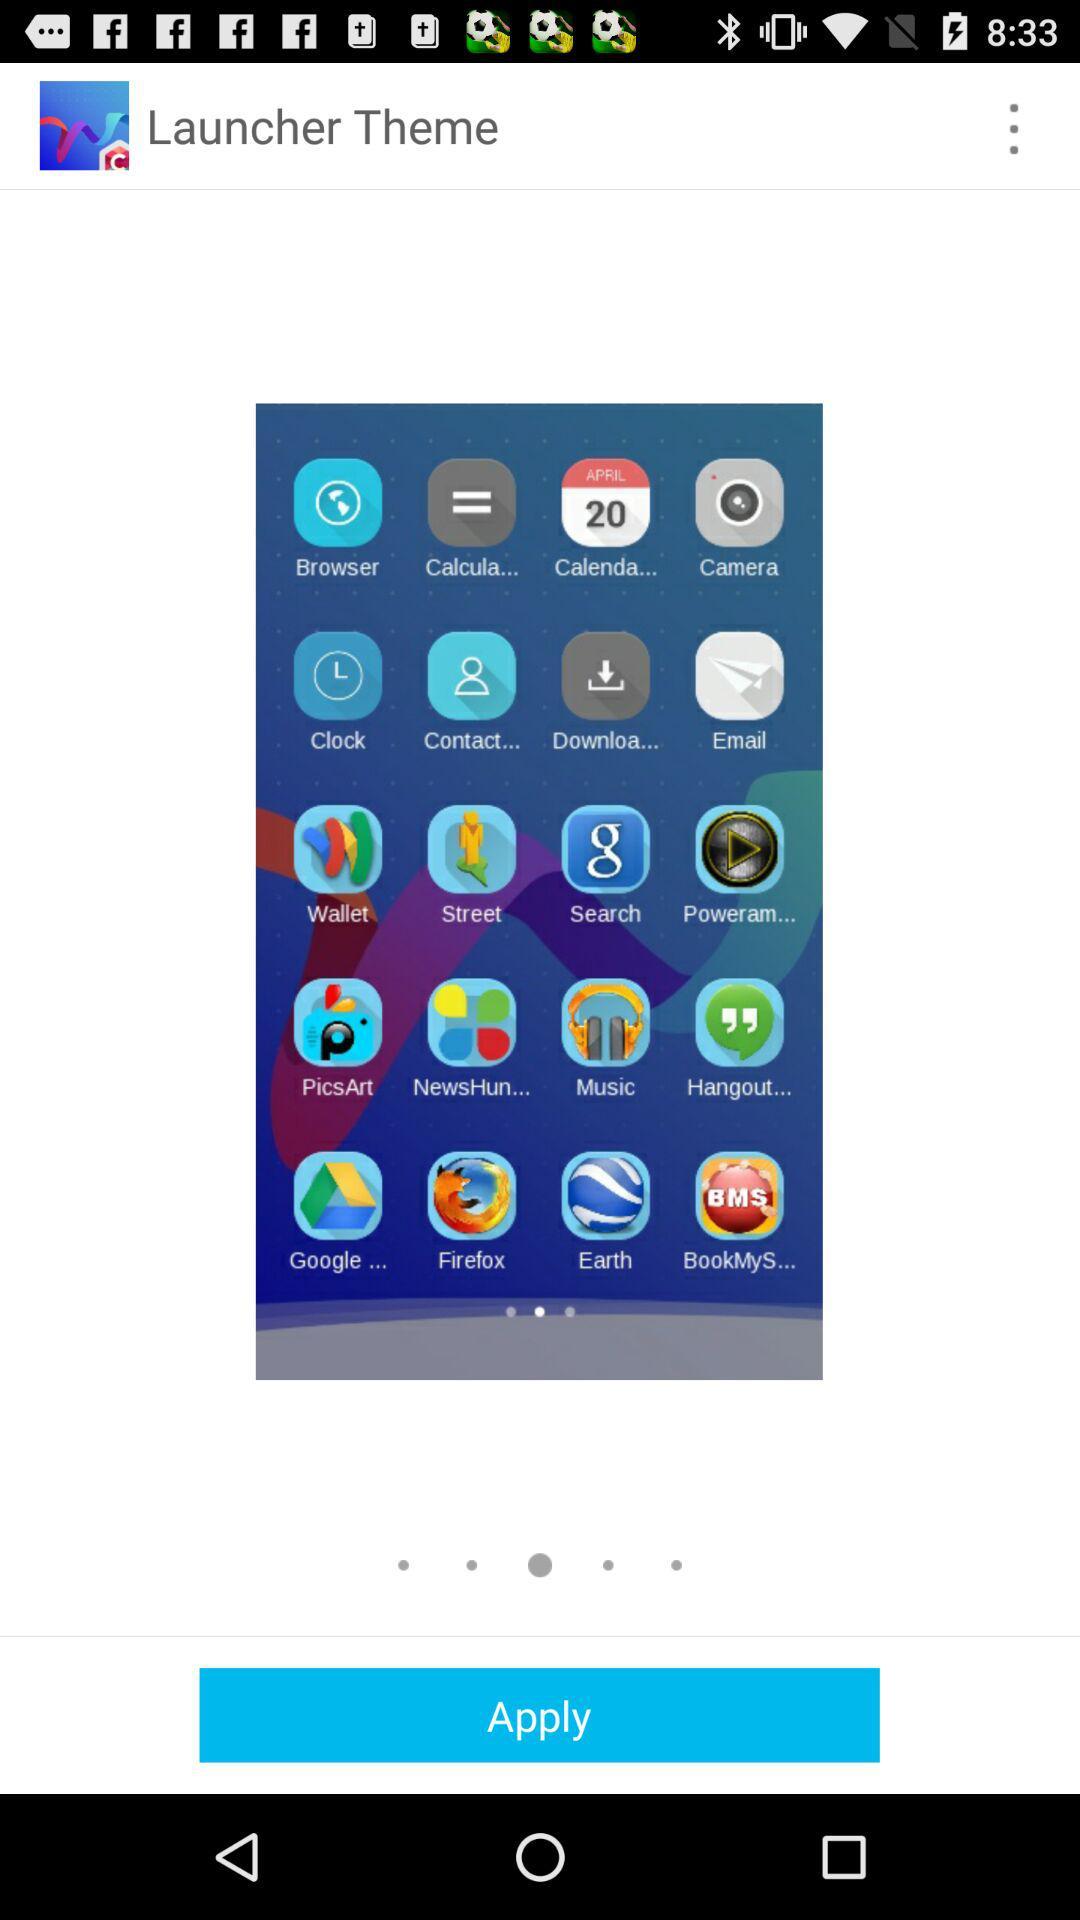  What do you see at coordinates (1014, 137) in the screenshot?
I see `the more icon` at bounding box center [1014, 137].